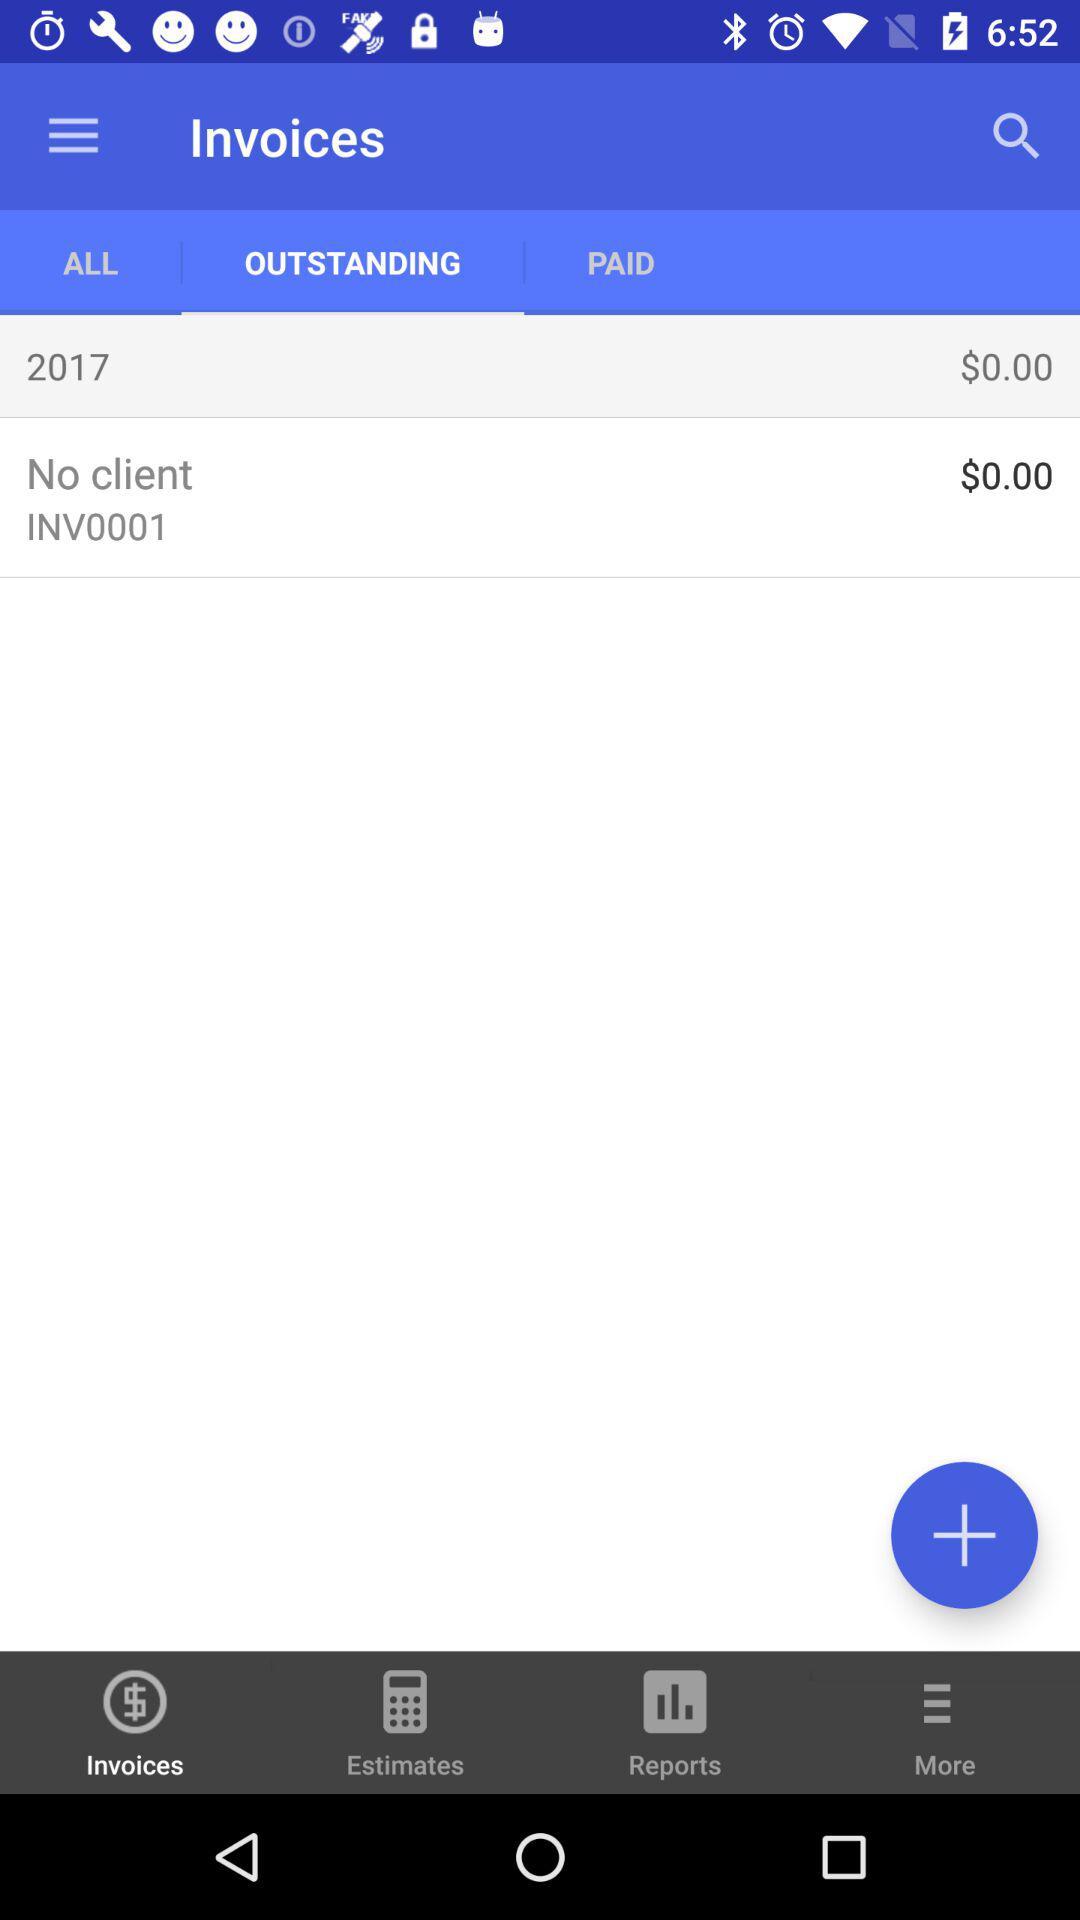 The image size is (1080, 1920). What do you see at coordinates (963, 1534) in the screenshot?
I see `the add icon` at bounding box center [963, 1534].